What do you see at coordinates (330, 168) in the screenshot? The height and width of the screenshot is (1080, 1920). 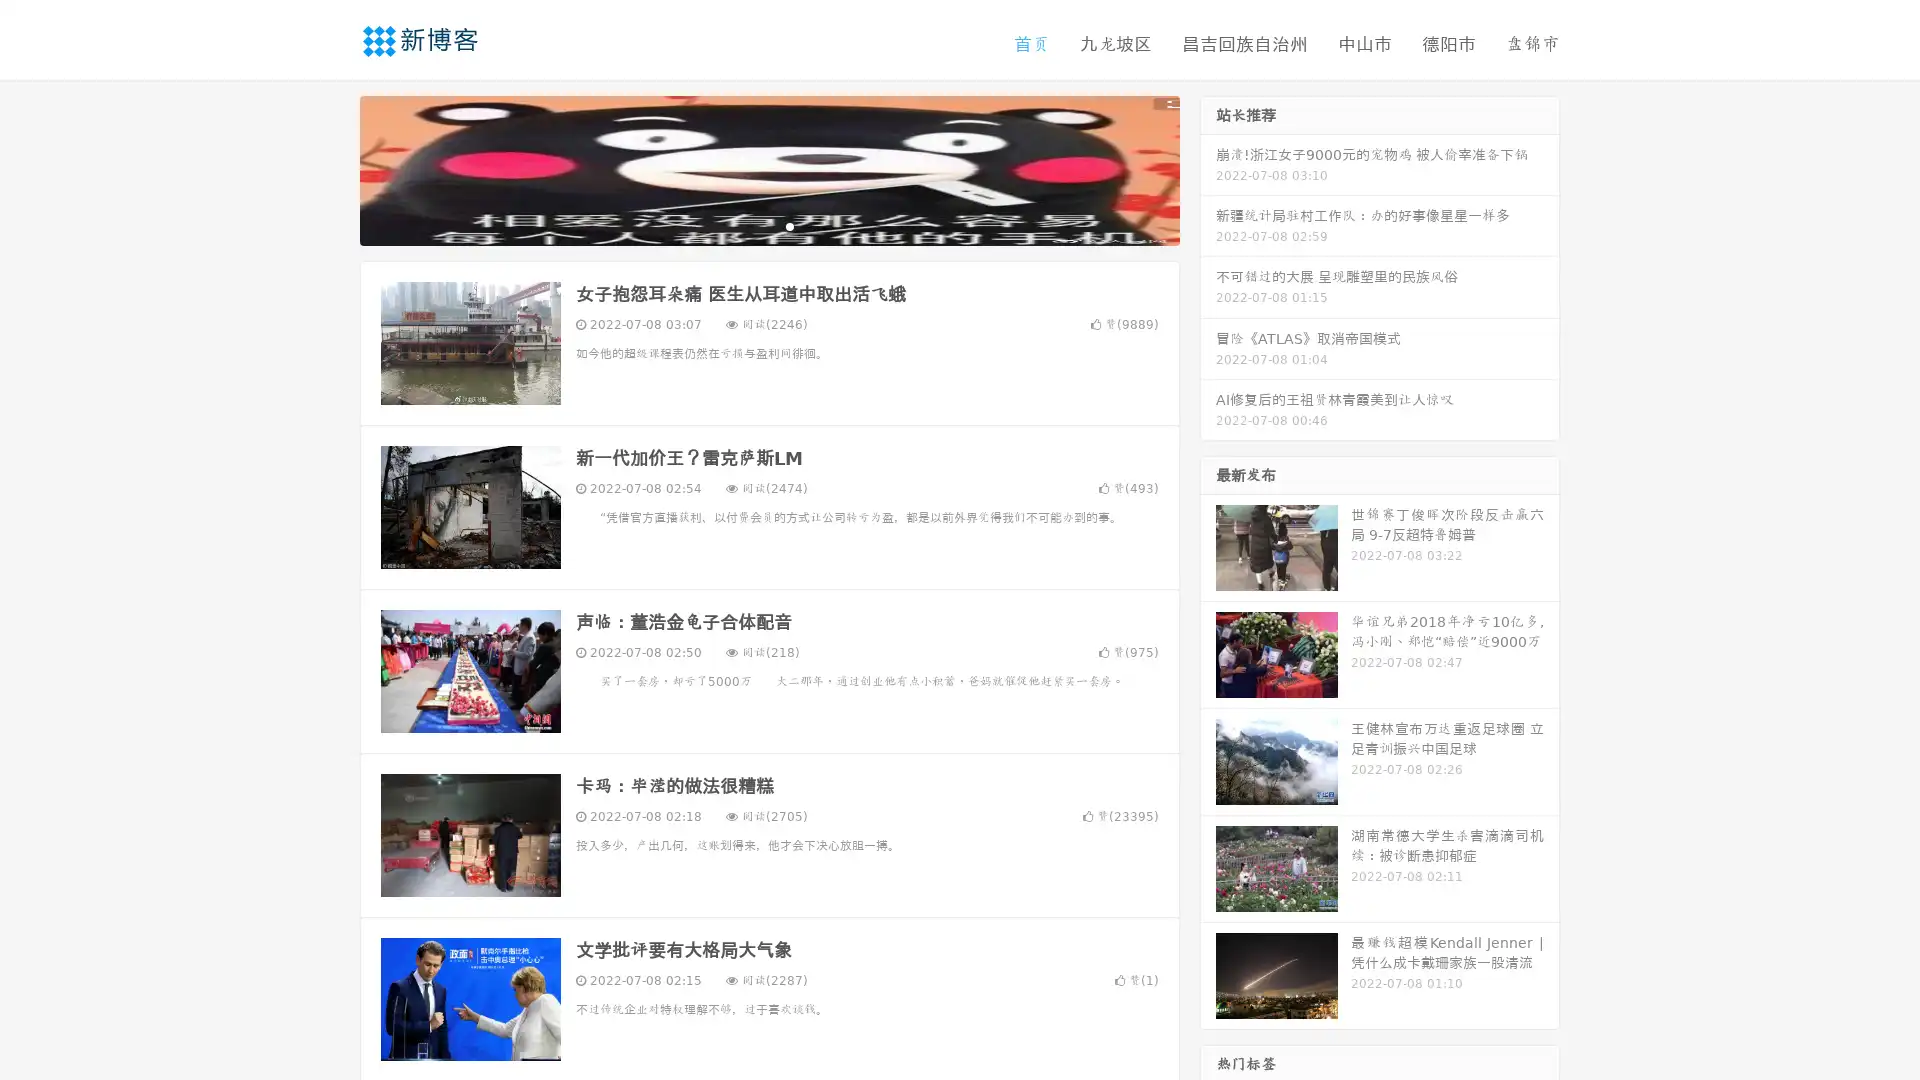 I see `Previous slide` at bounding box center [330, 168].